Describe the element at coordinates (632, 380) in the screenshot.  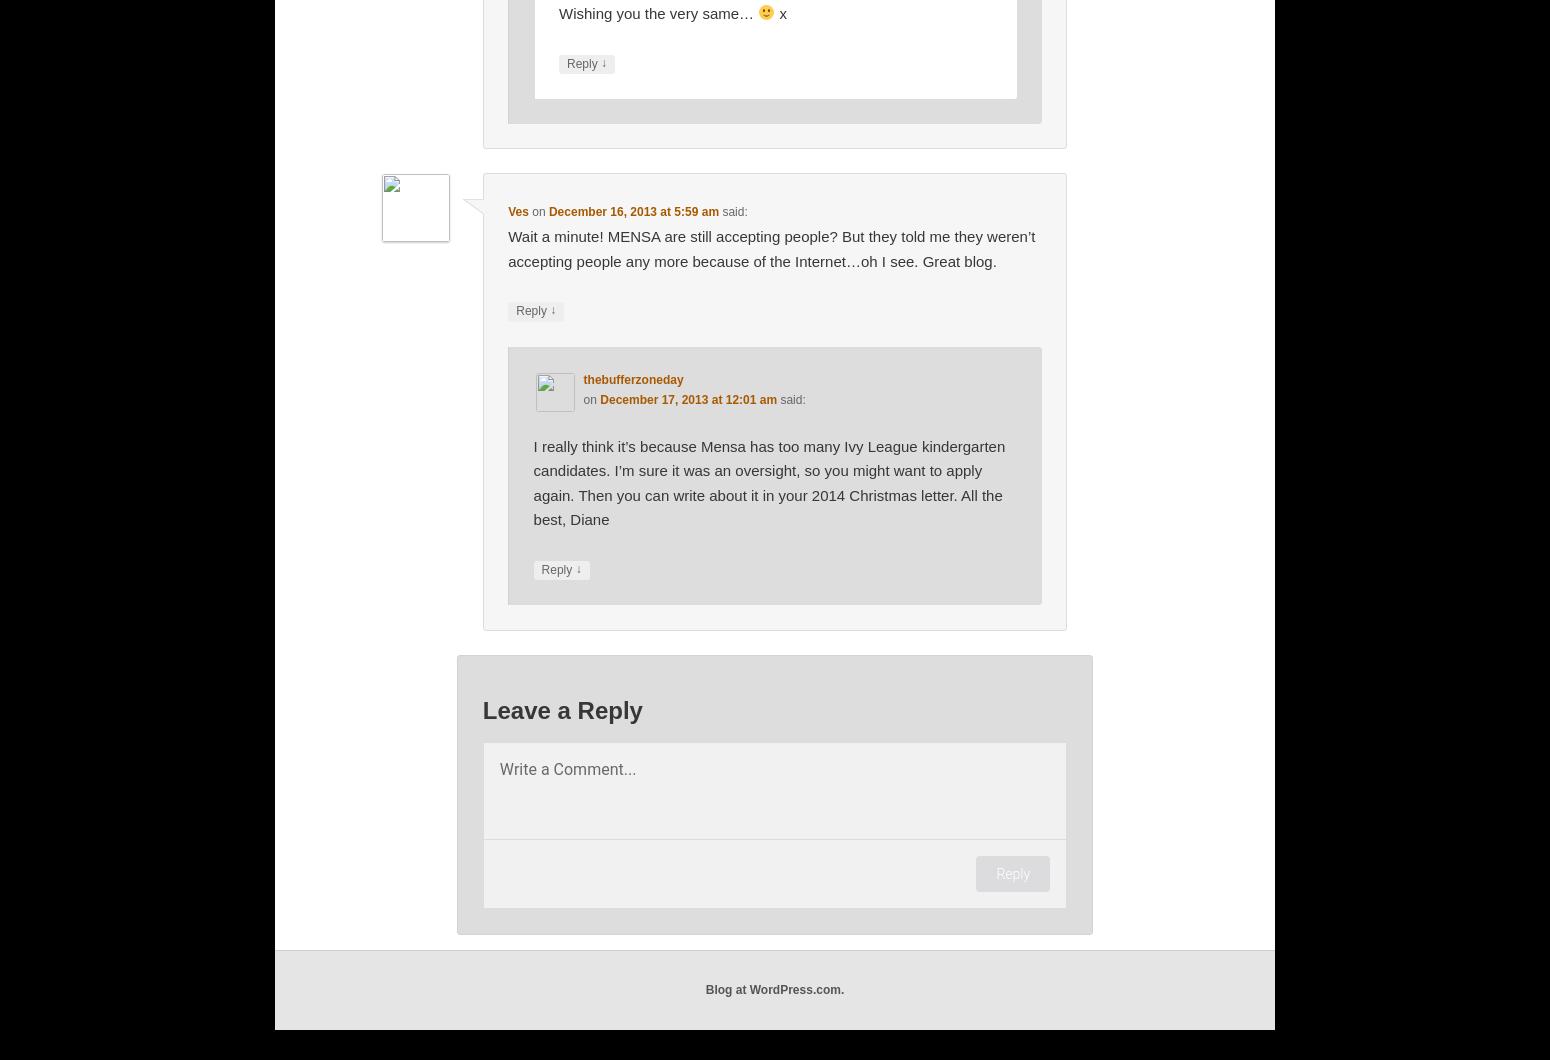
I see `'thebufferzoneday'` at that location.